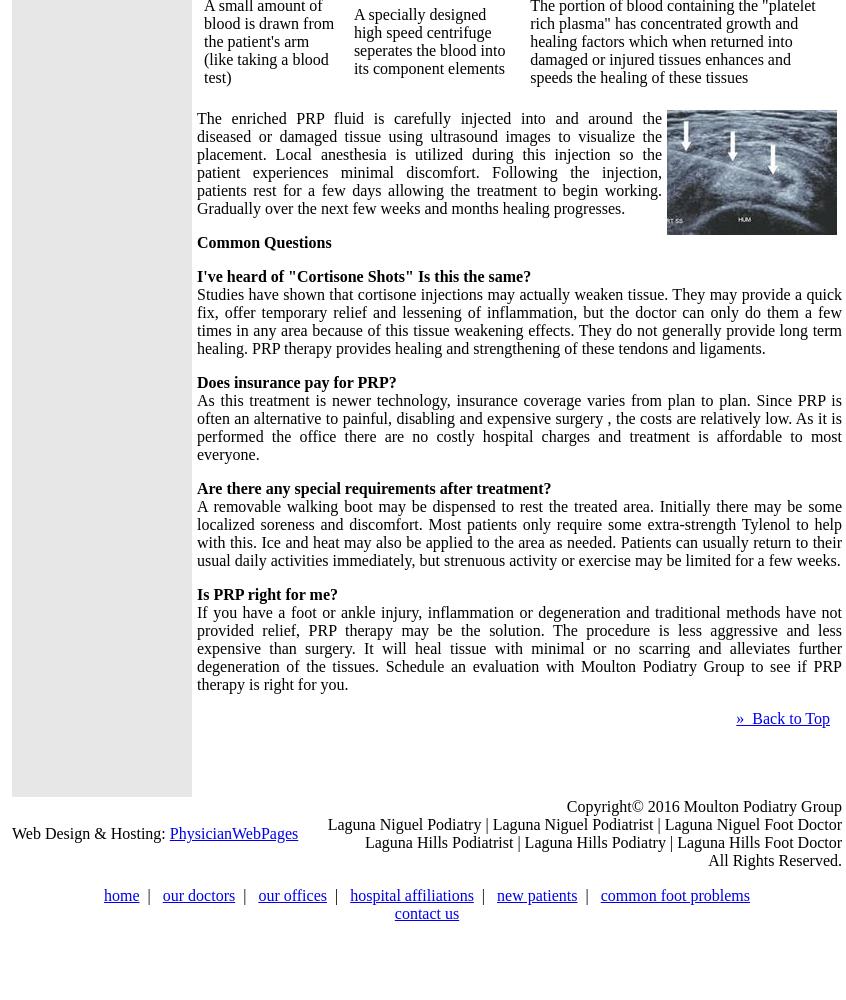 This screenshot has width=846, height=1000. What do you see at coordinates (519, 533) in the screenshot?
I see `'A removable walking boot may be dispensed to rest the treated area.  Initially there may be some localized soreness and discomfort. Most patients only require some extra-strength Tylenol to help with this.  Ice and heat may also be applied to the area as needed.  Patients can usually return to their usual daily activities immediately, but strenuous activity or exercise may be limited for a few weeks.'` at bounding box center [519, 533].